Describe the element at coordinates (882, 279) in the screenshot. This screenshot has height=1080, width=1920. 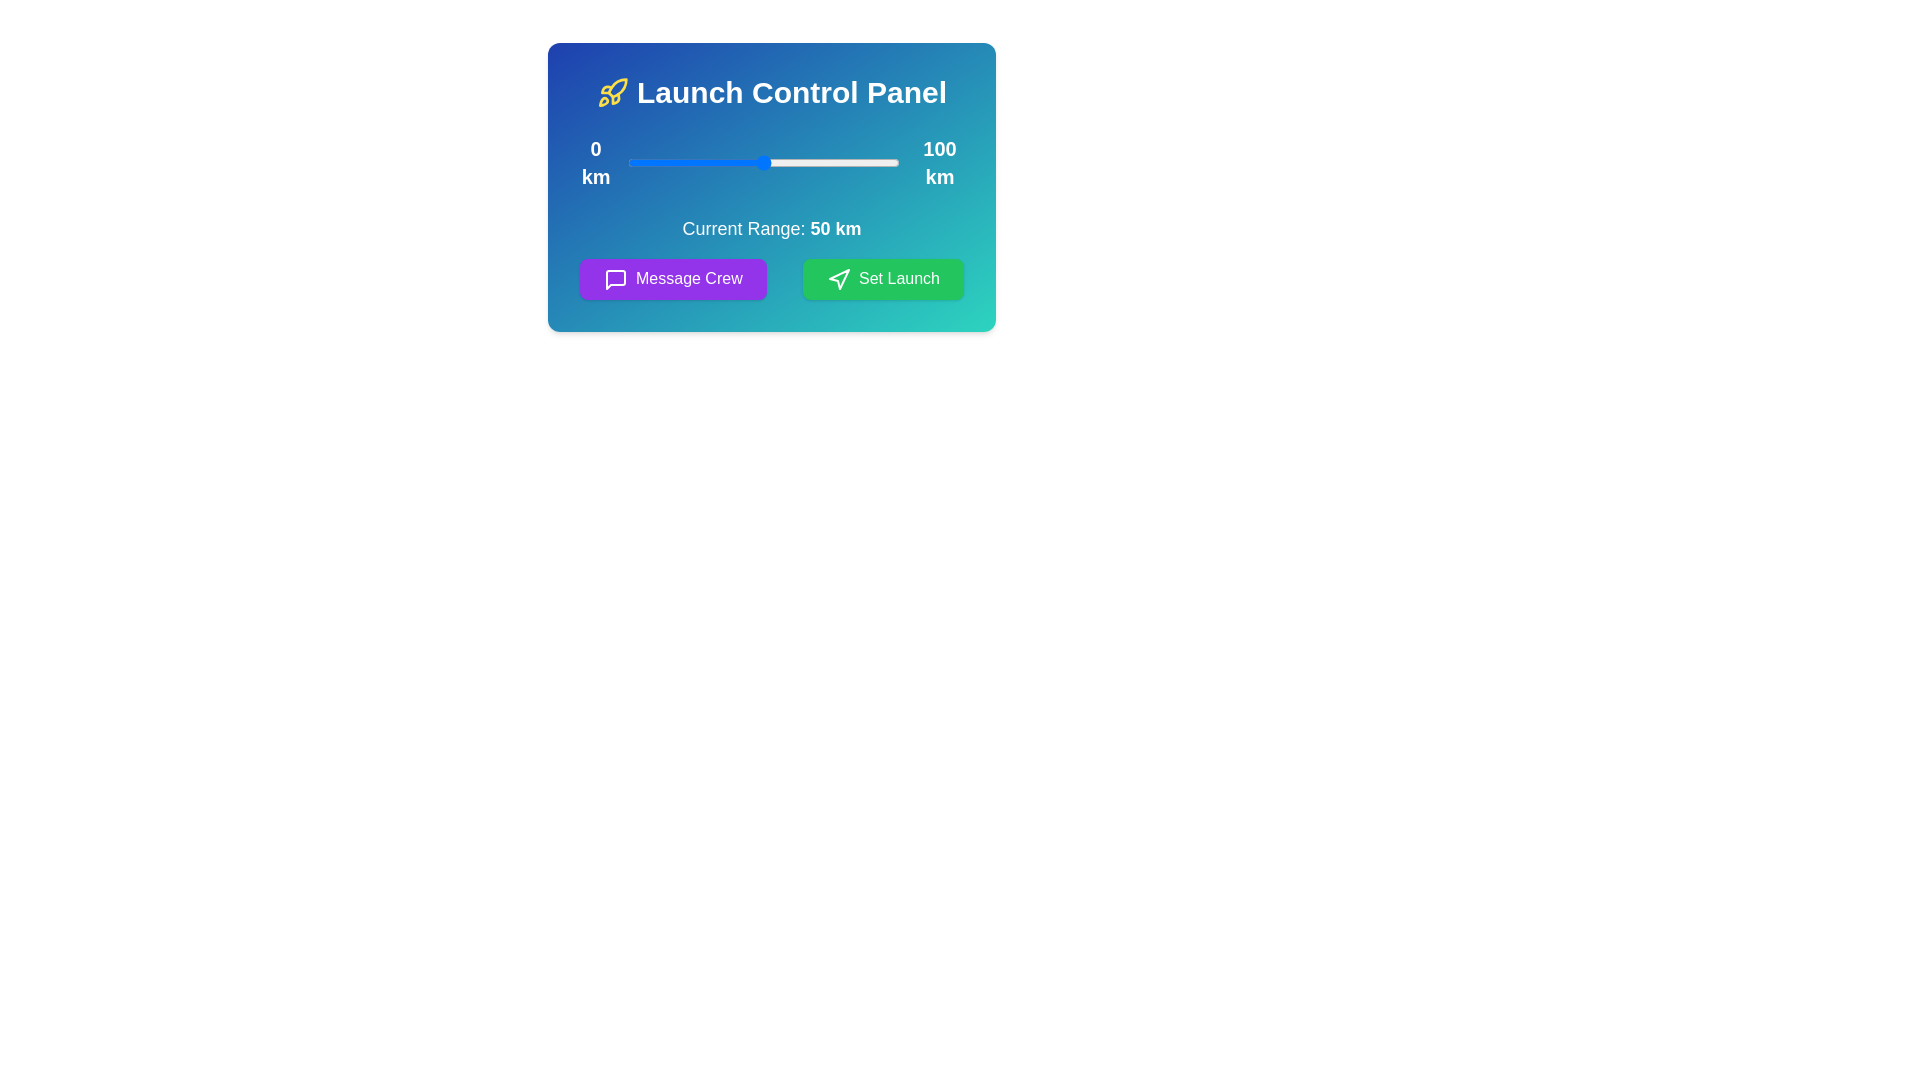
I see `the 'Set Launch' button to initiate the launch sequence` at that location.